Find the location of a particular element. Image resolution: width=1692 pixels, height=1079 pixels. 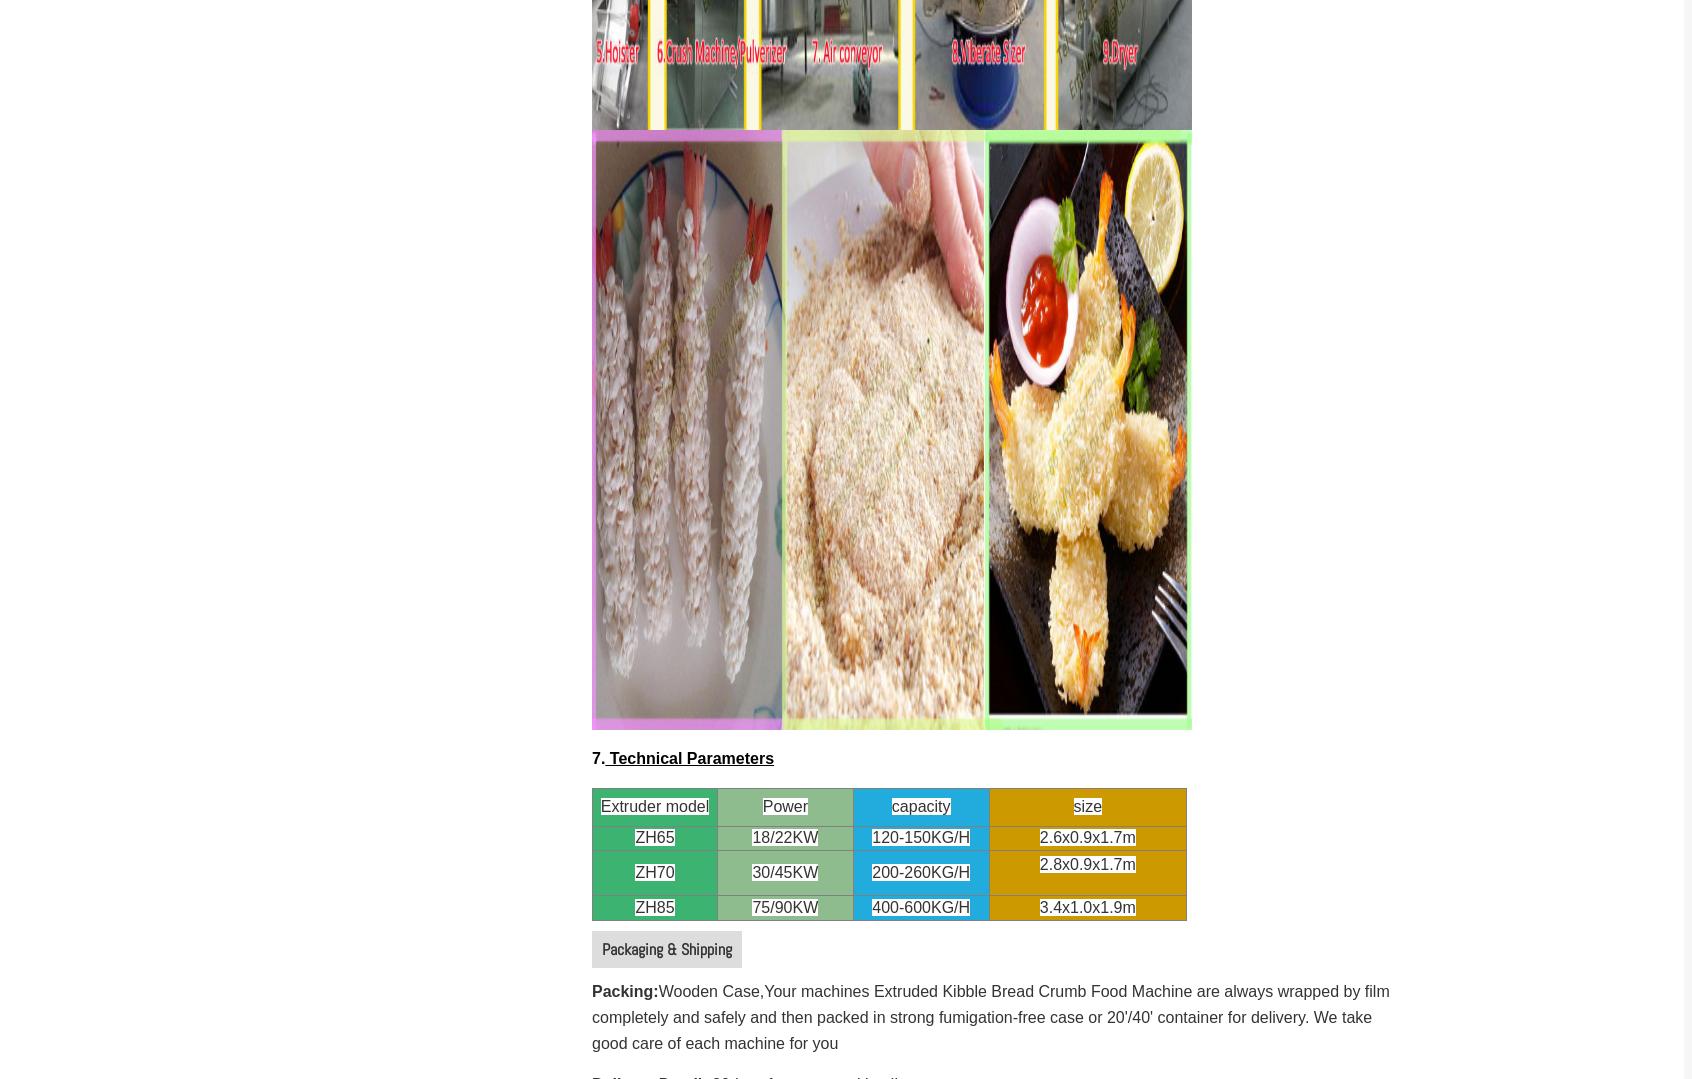

'ZH70' is located at coordinates (634, 872).